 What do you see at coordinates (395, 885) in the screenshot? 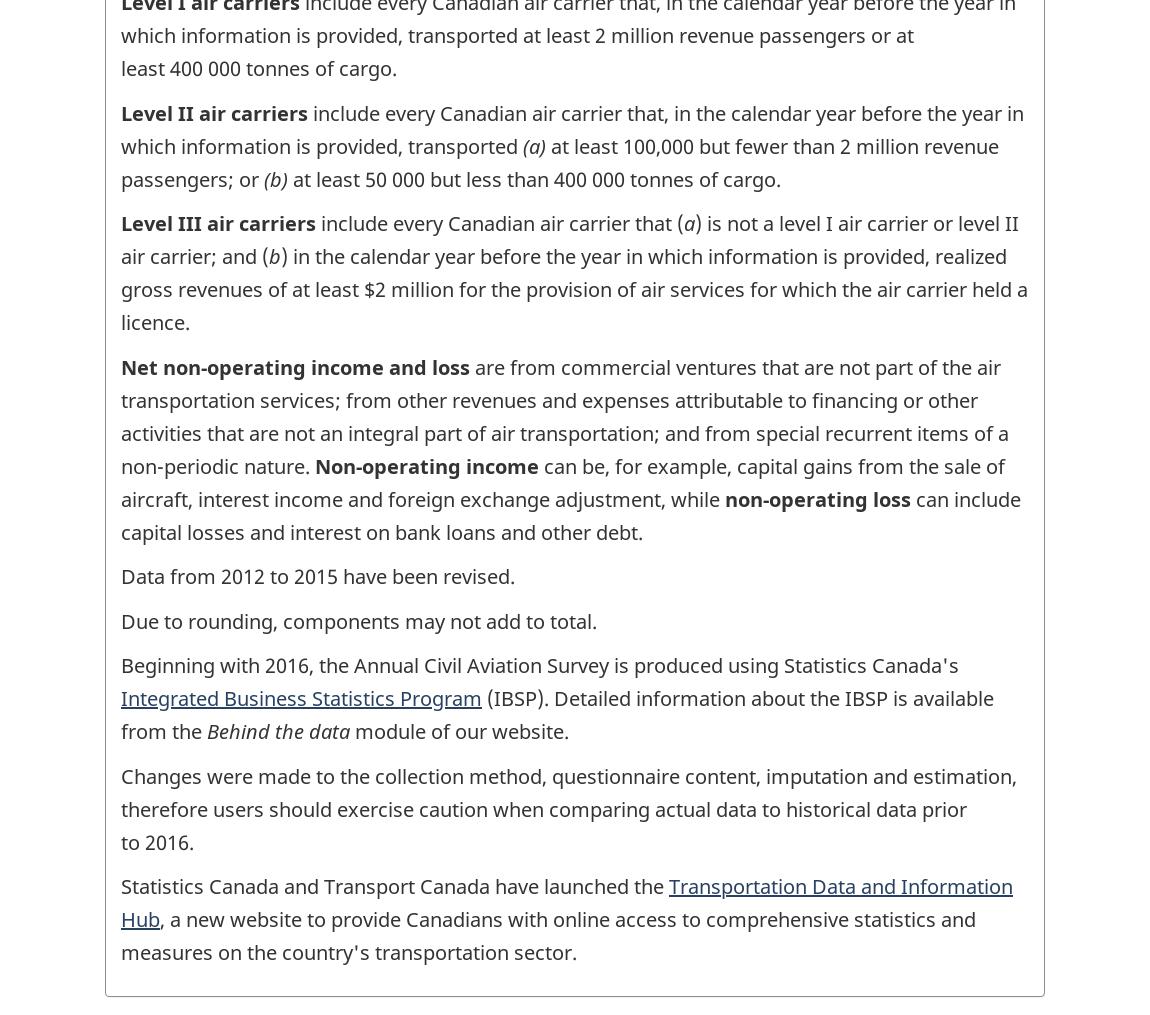
I see `'Statistics Canada and Transport Canada have launched the'` at bounding box center [395, 885].